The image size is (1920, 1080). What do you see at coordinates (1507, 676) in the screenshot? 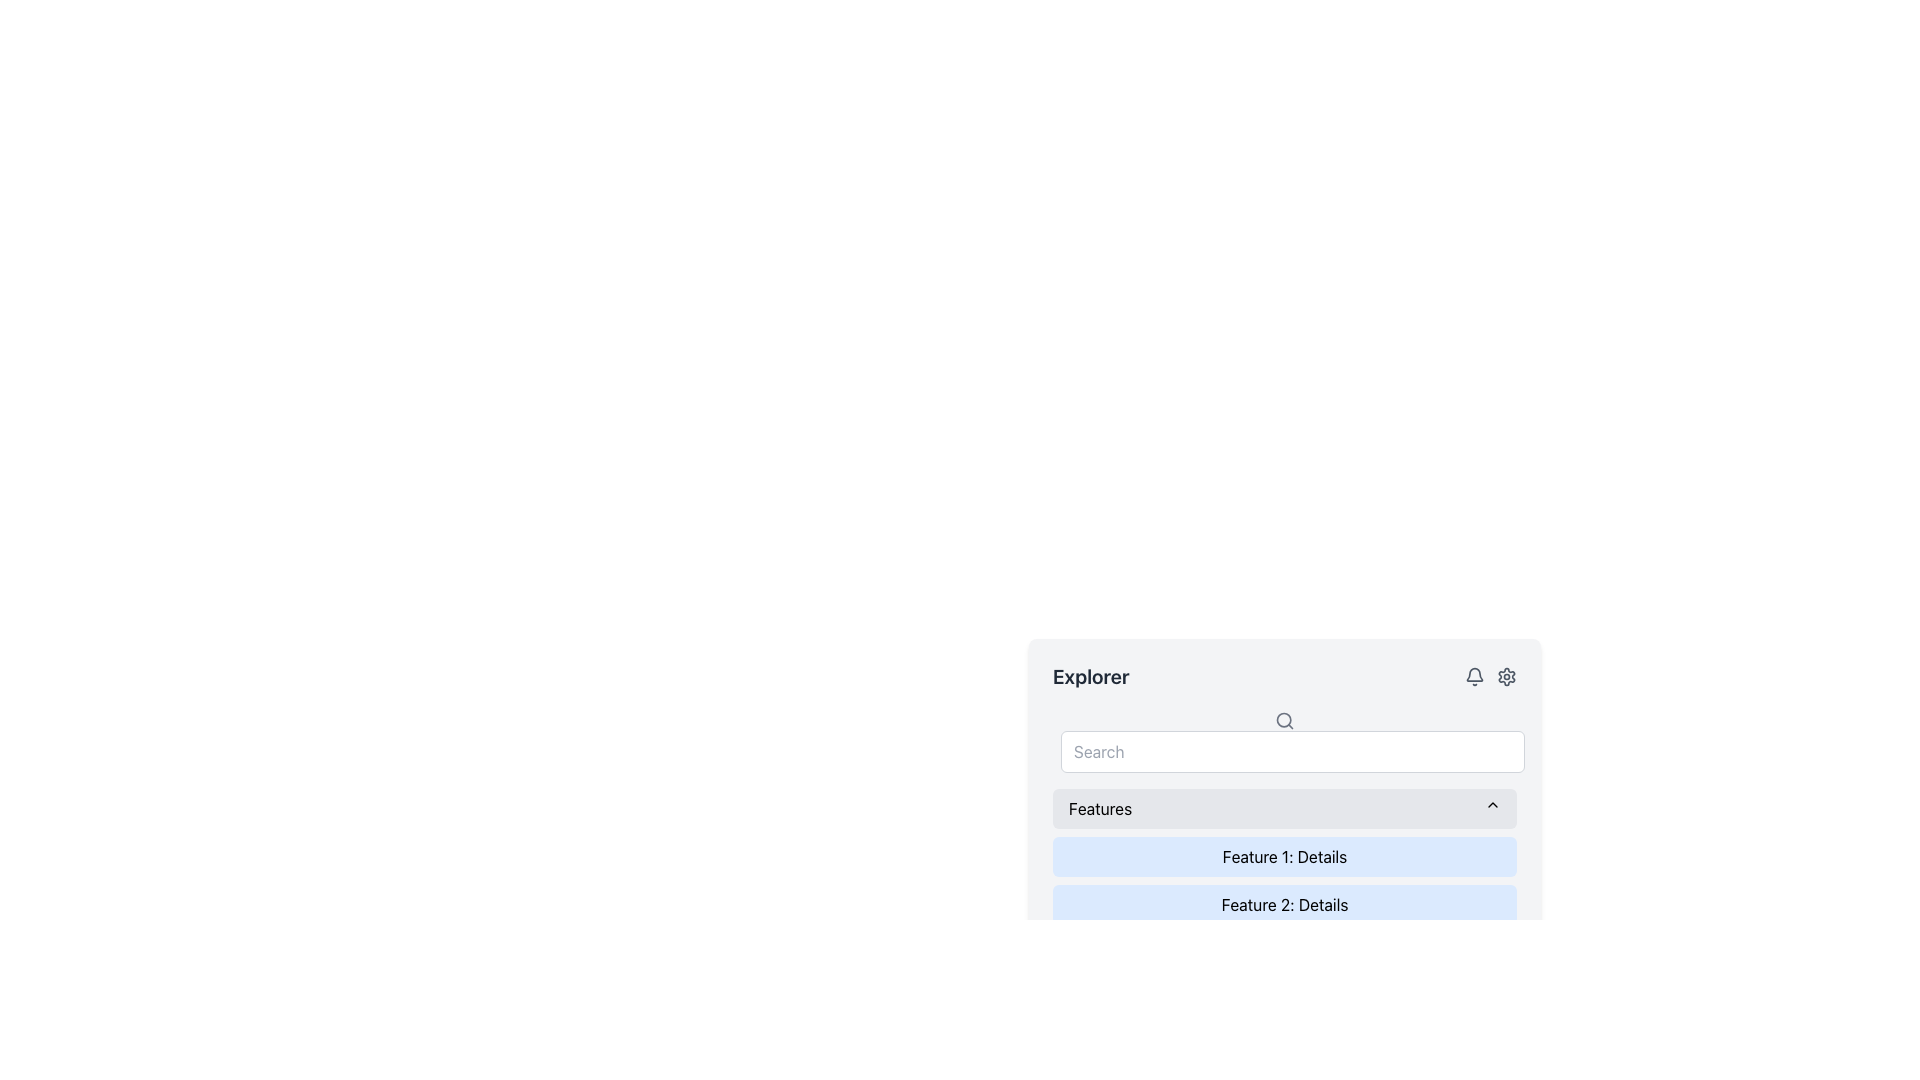
I see `the settings icon located at the top right corner of the interface` at bounding box center [1507, 676].